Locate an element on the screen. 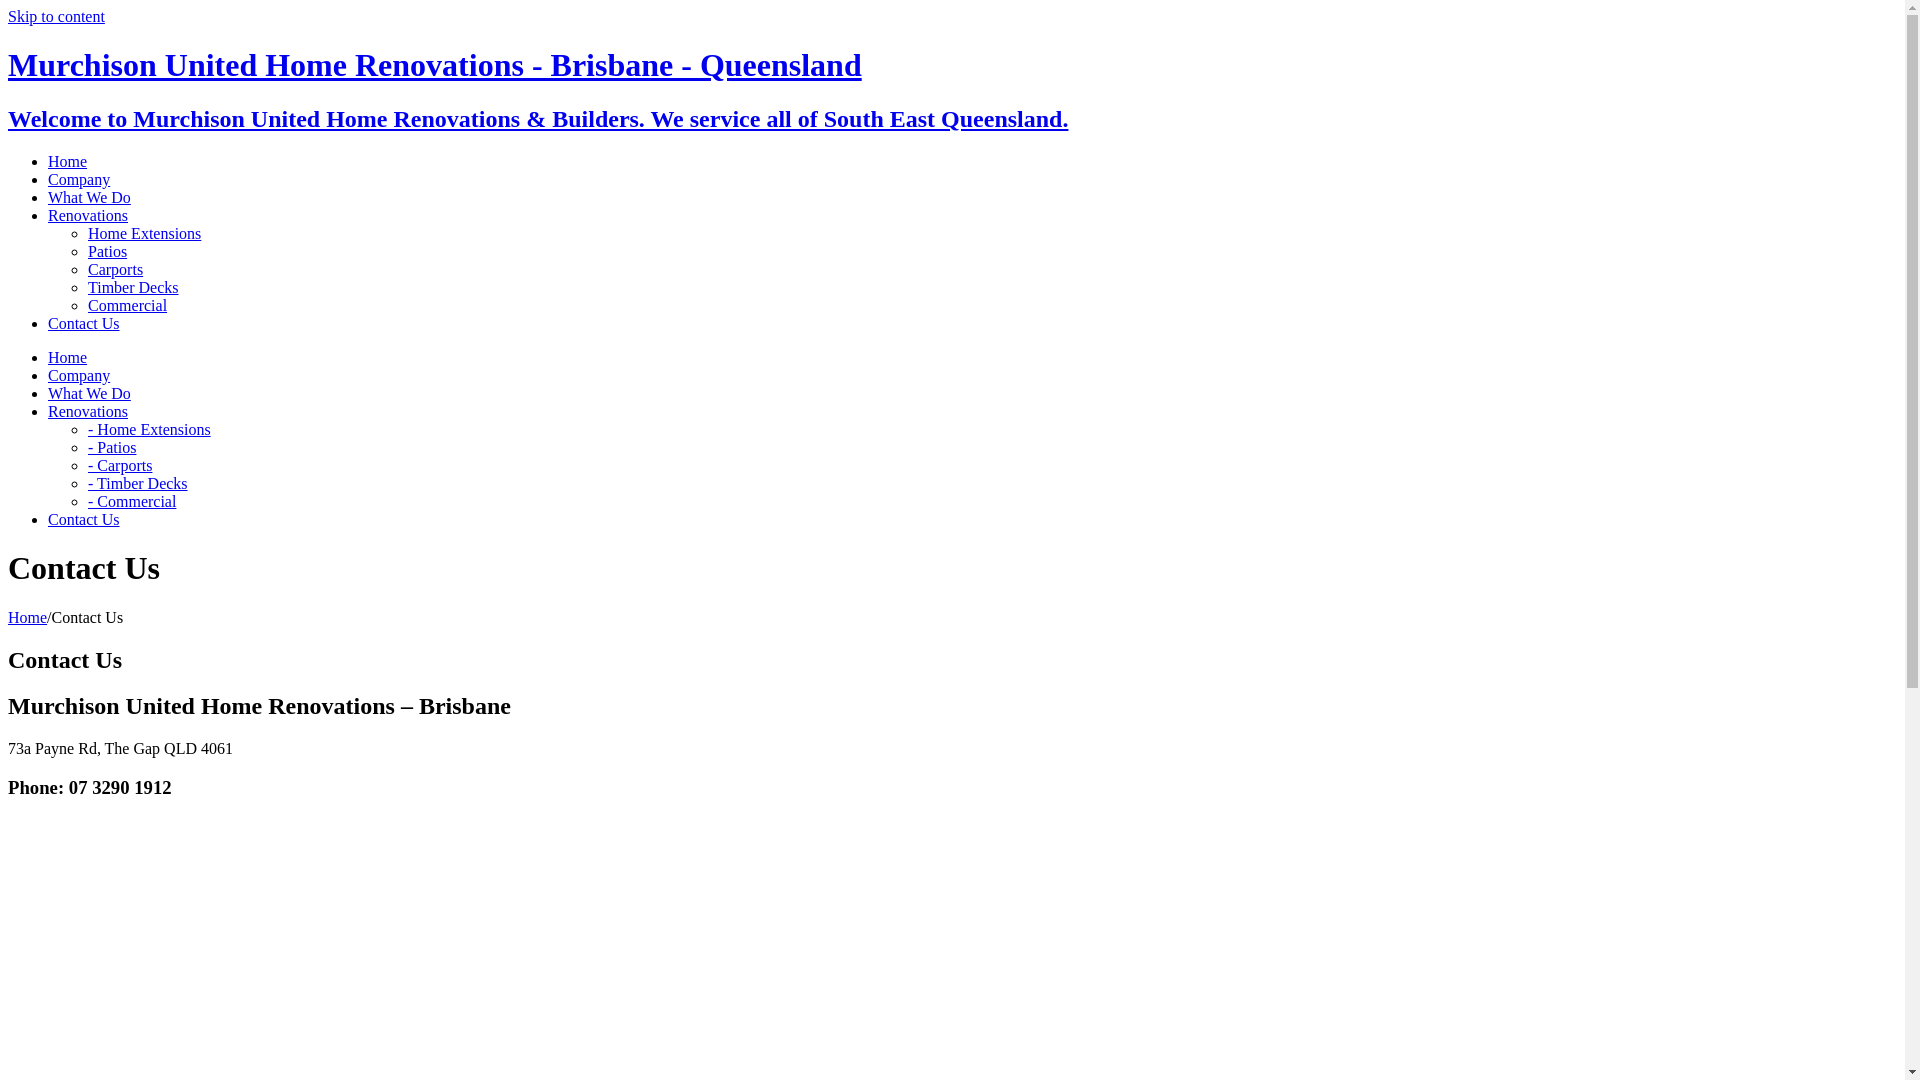  'Skip to content' is located at coordinates (8, 16).